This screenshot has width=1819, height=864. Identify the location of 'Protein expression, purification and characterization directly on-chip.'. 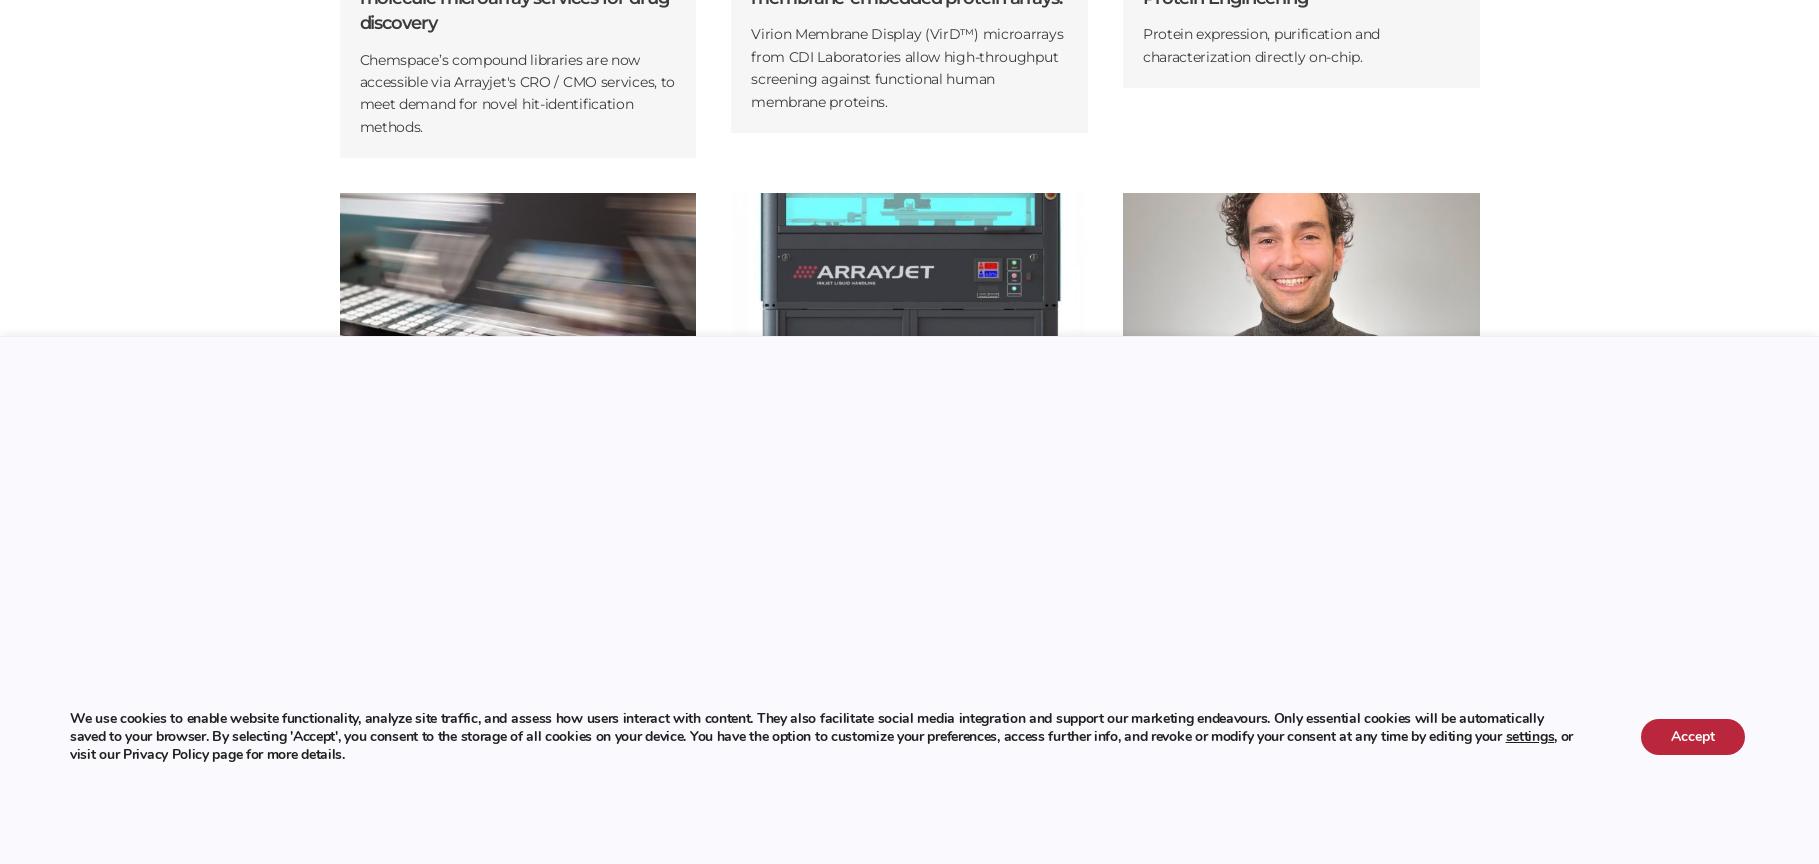
(1259, 45).